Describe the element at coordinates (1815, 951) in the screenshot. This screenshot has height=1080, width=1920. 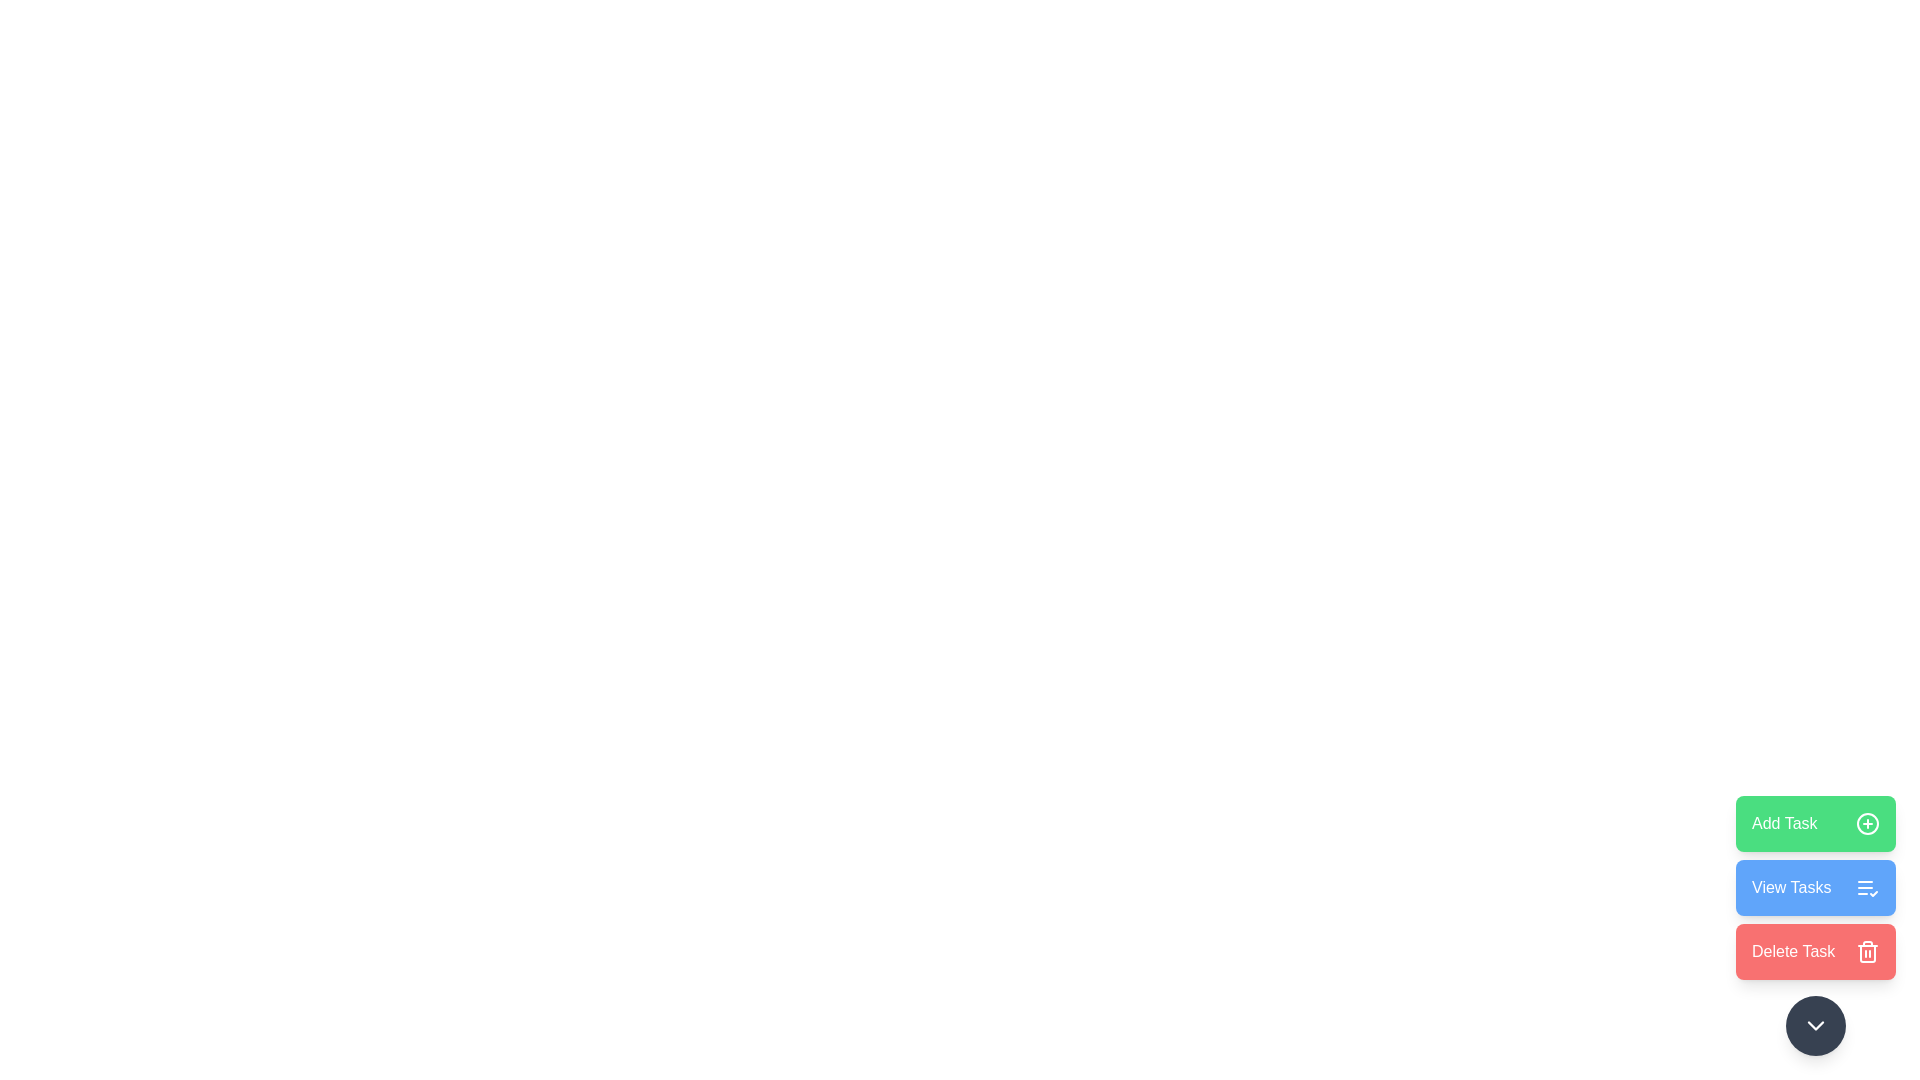
I see `the 'Delete Task' button` at that location.